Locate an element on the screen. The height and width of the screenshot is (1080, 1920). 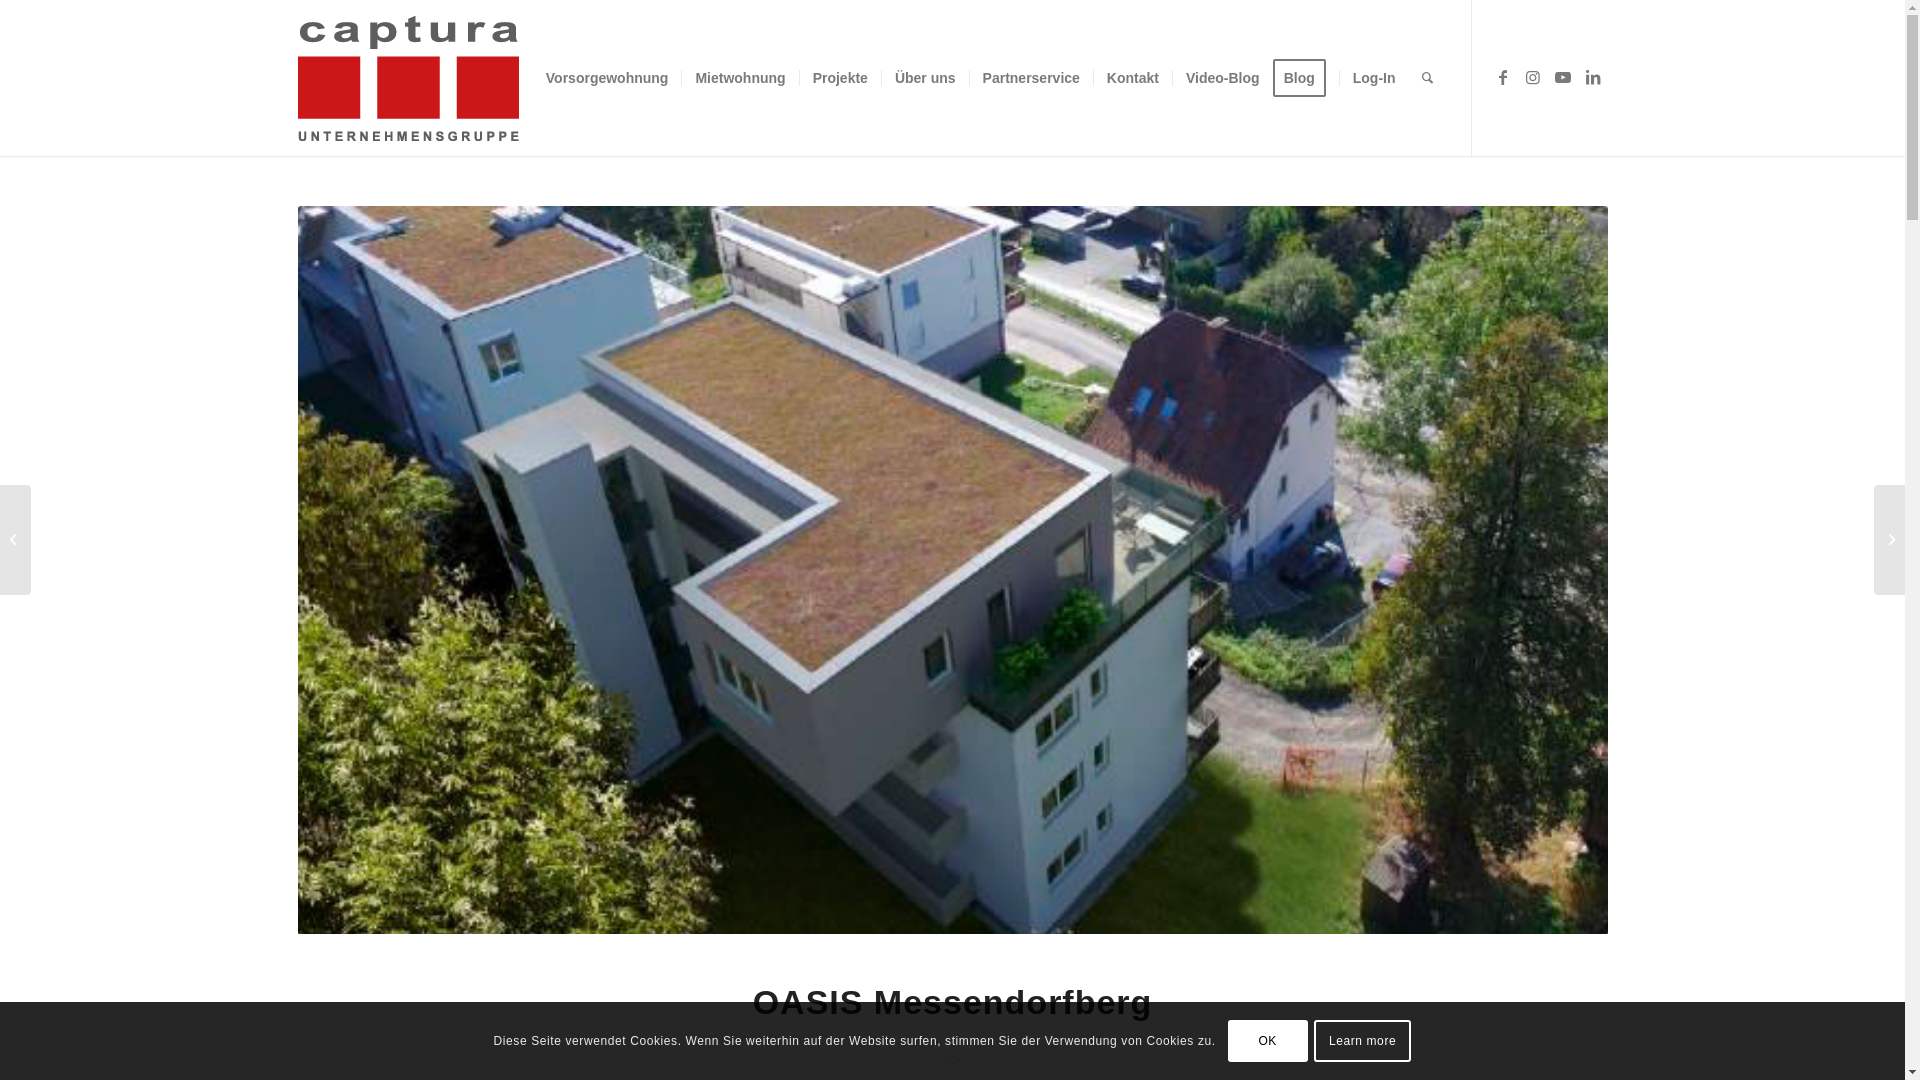
'Vorsorgewohnung' is located at coordinates (606, 76).